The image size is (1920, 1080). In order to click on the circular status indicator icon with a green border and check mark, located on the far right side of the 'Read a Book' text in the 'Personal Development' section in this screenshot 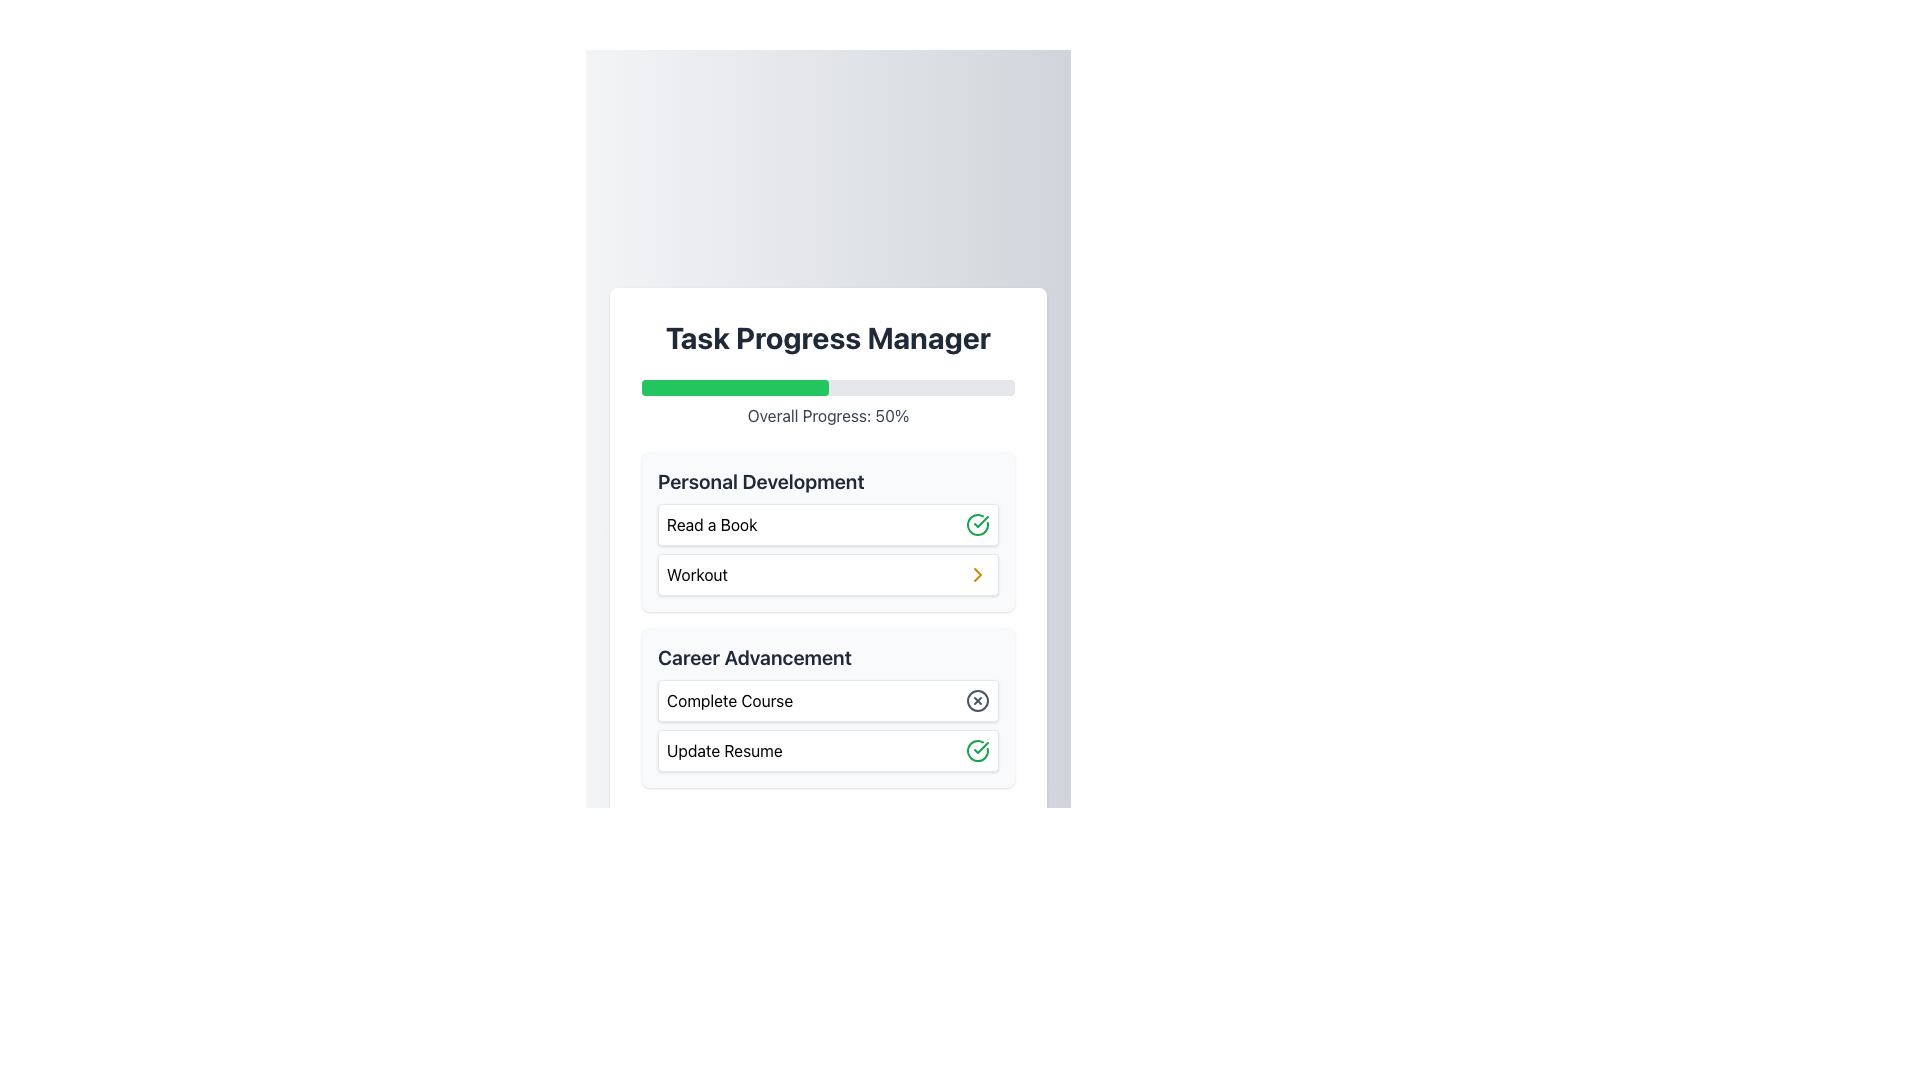, I will do `click(978, 523)`.